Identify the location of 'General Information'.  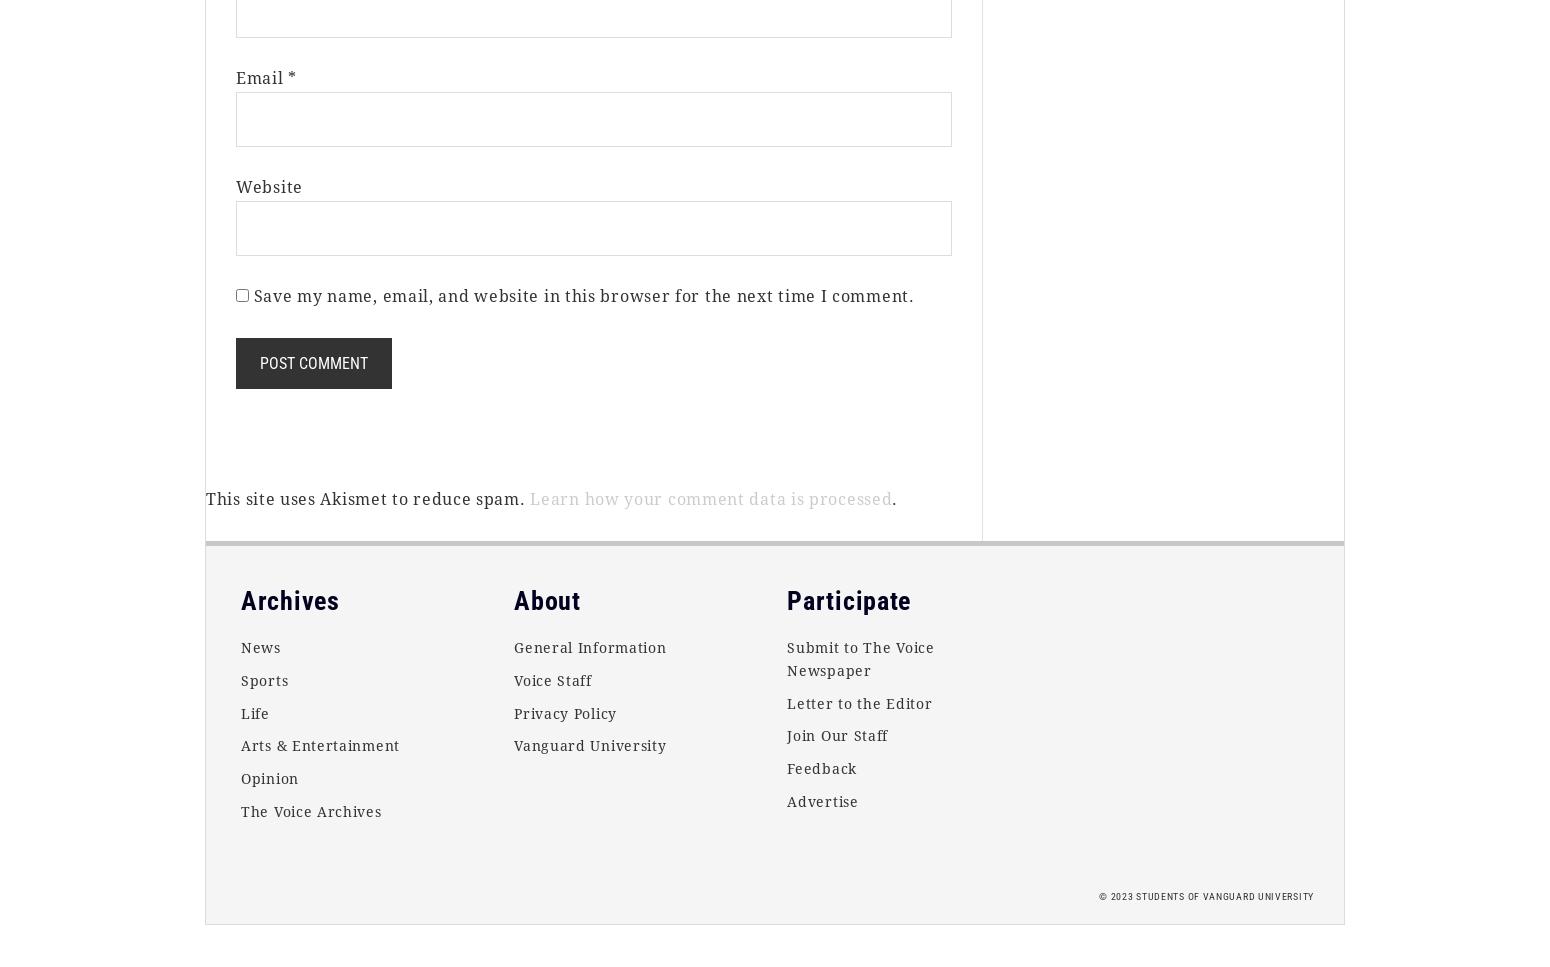
(589, 646).